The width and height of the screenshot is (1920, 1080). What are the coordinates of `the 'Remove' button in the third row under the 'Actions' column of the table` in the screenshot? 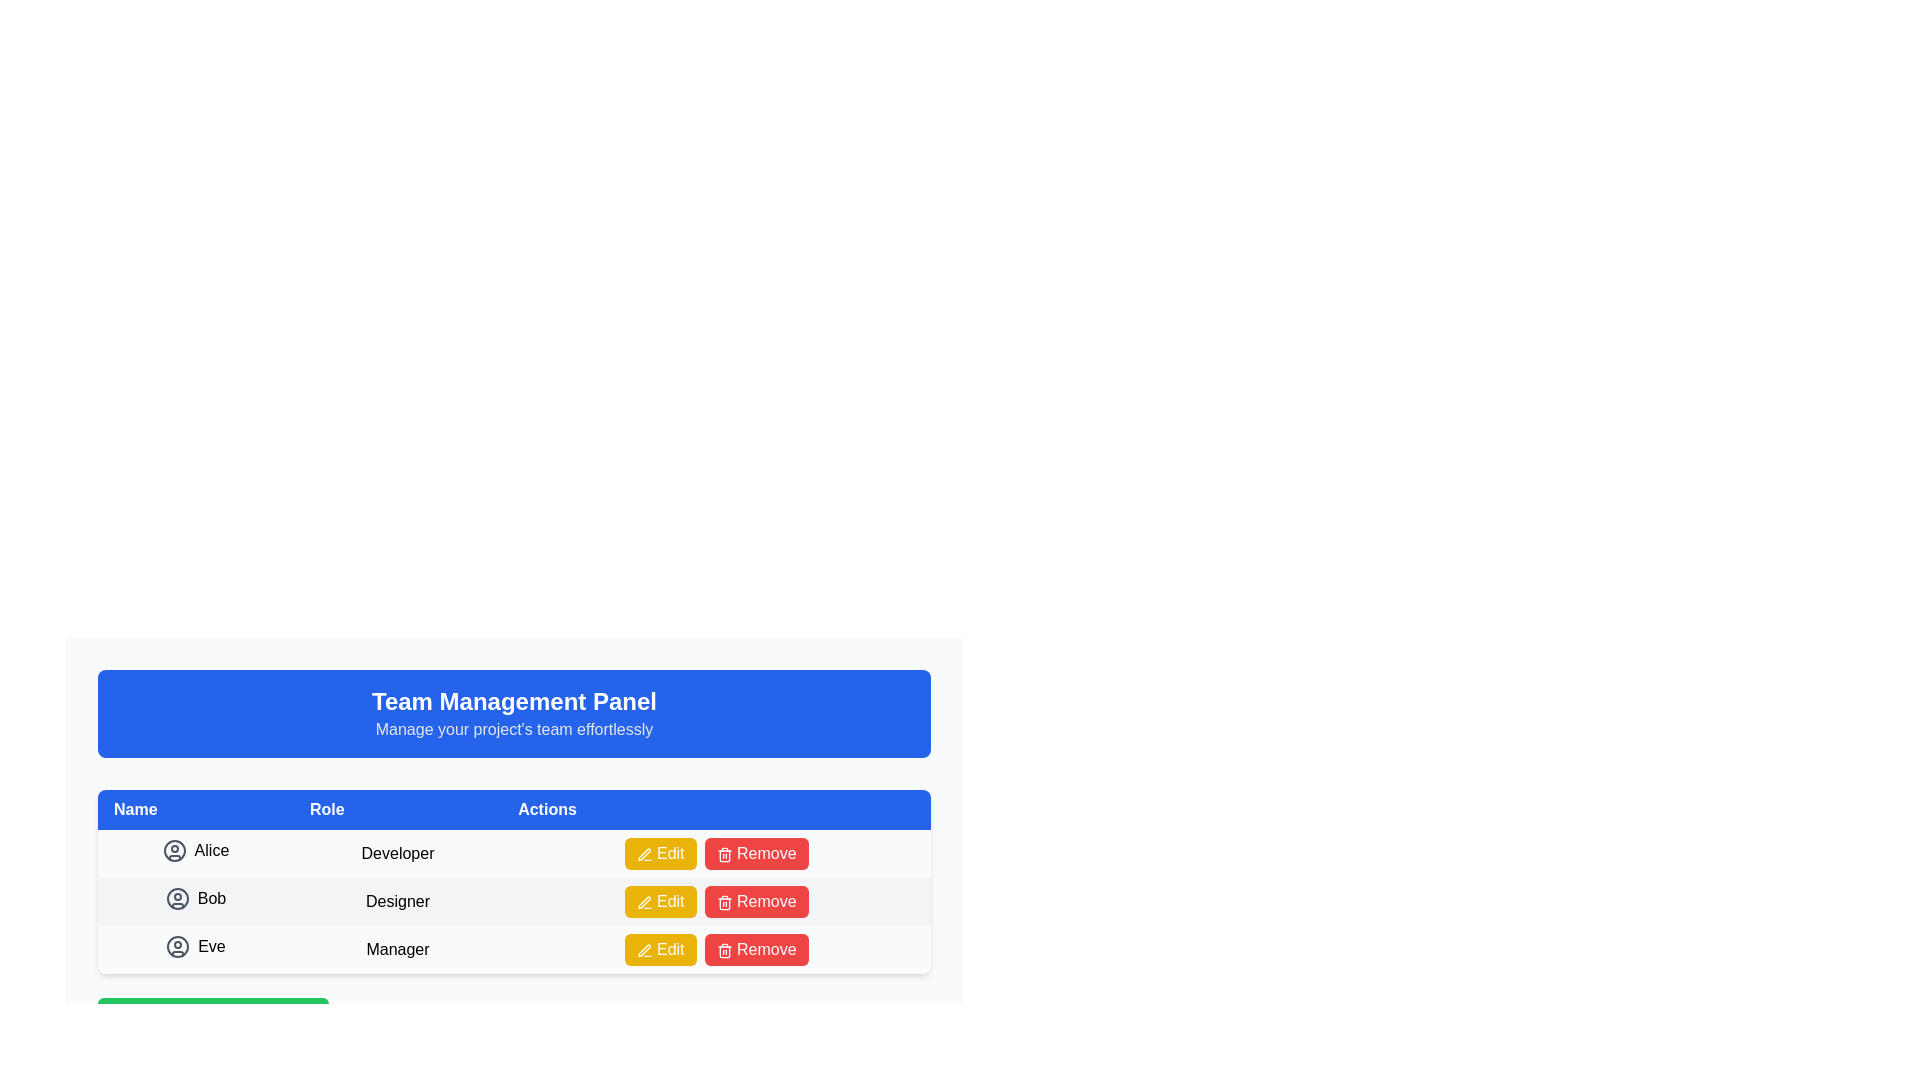 It's located at (755, 948).